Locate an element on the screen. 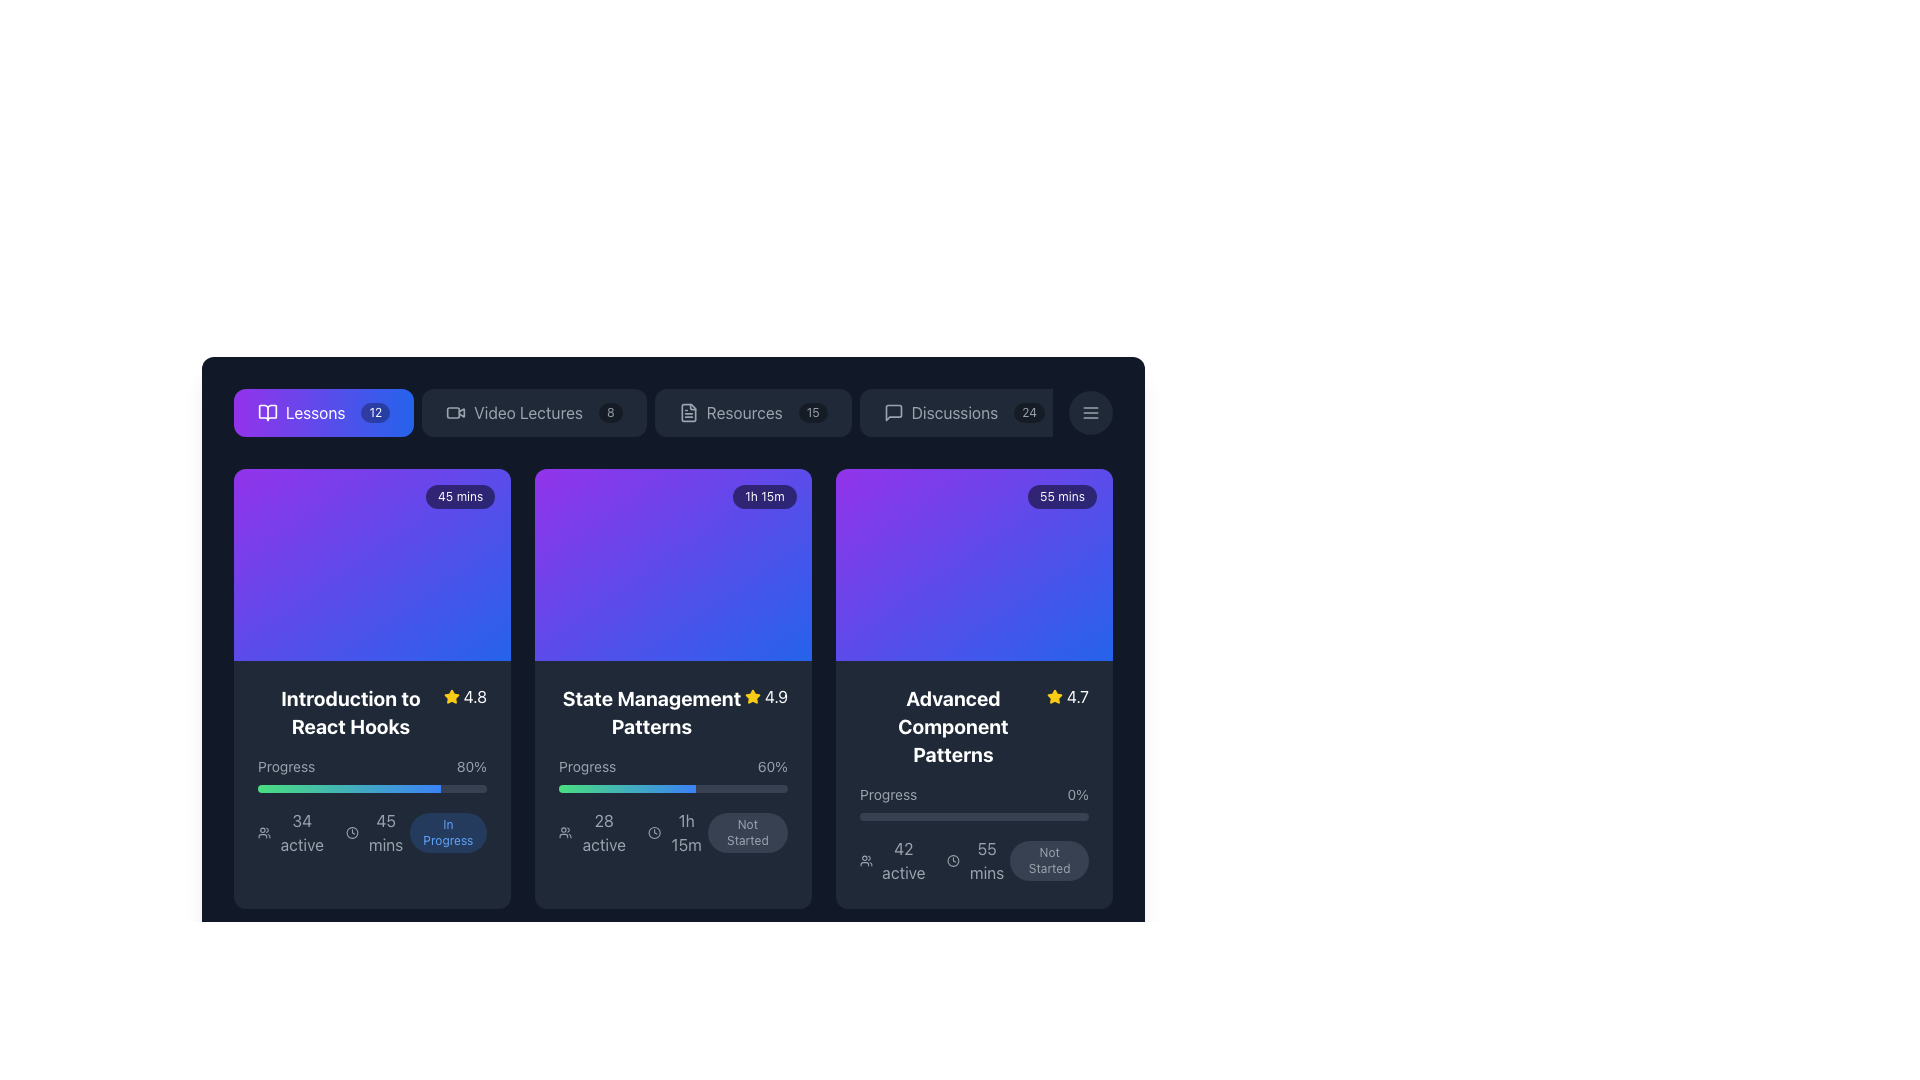  the title header element displaying 'Introduction to React Hooks' with a rating star icon and numeric value '4.8', located in the top portion of the first card in the lesson list grid is located at coordinates (372, 712).